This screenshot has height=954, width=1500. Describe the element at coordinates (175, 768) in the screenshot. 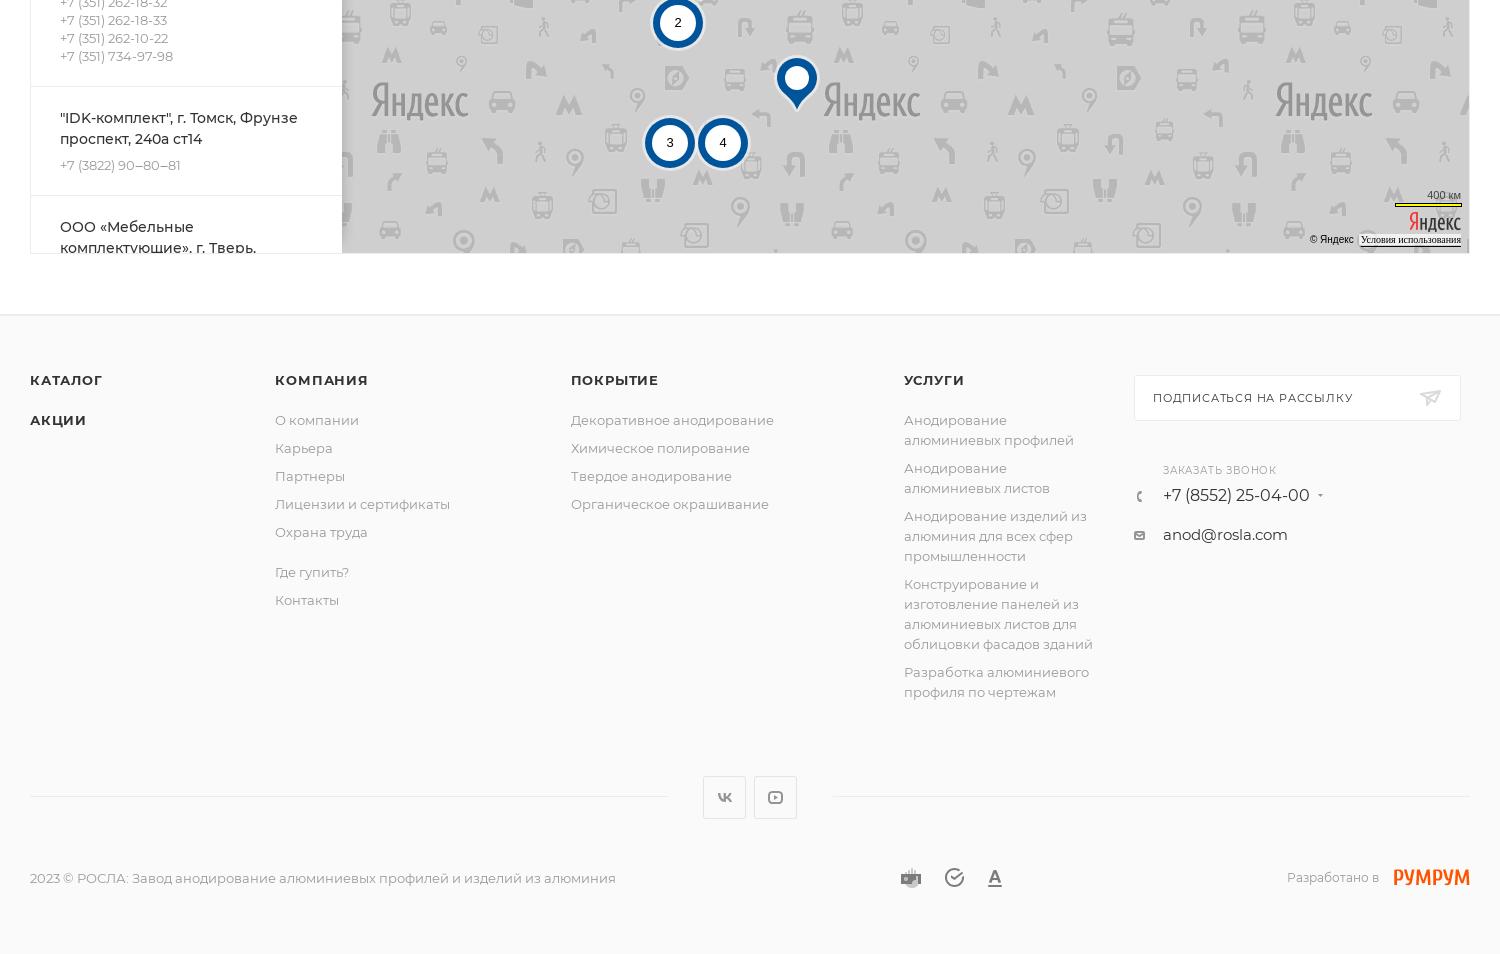

I see `'"Roomatic", г. Пермь, ул. Героев Хасана, дом 64, корп. 1'` at that location.